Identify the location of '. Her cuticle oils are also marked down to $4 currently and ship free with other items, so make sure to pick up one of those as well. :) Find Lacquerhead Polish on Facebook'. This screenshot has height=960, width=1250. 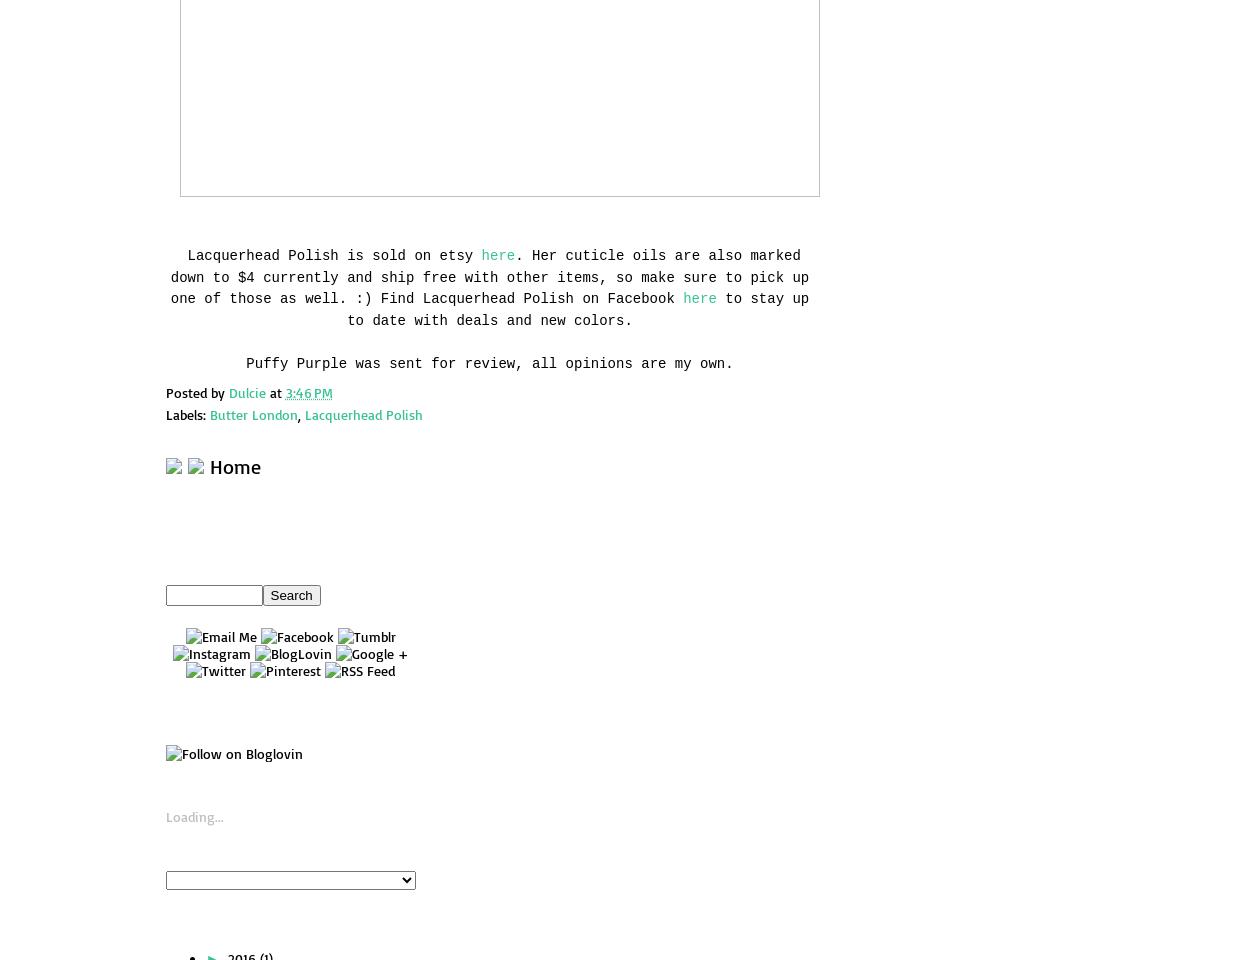
(488, 276).